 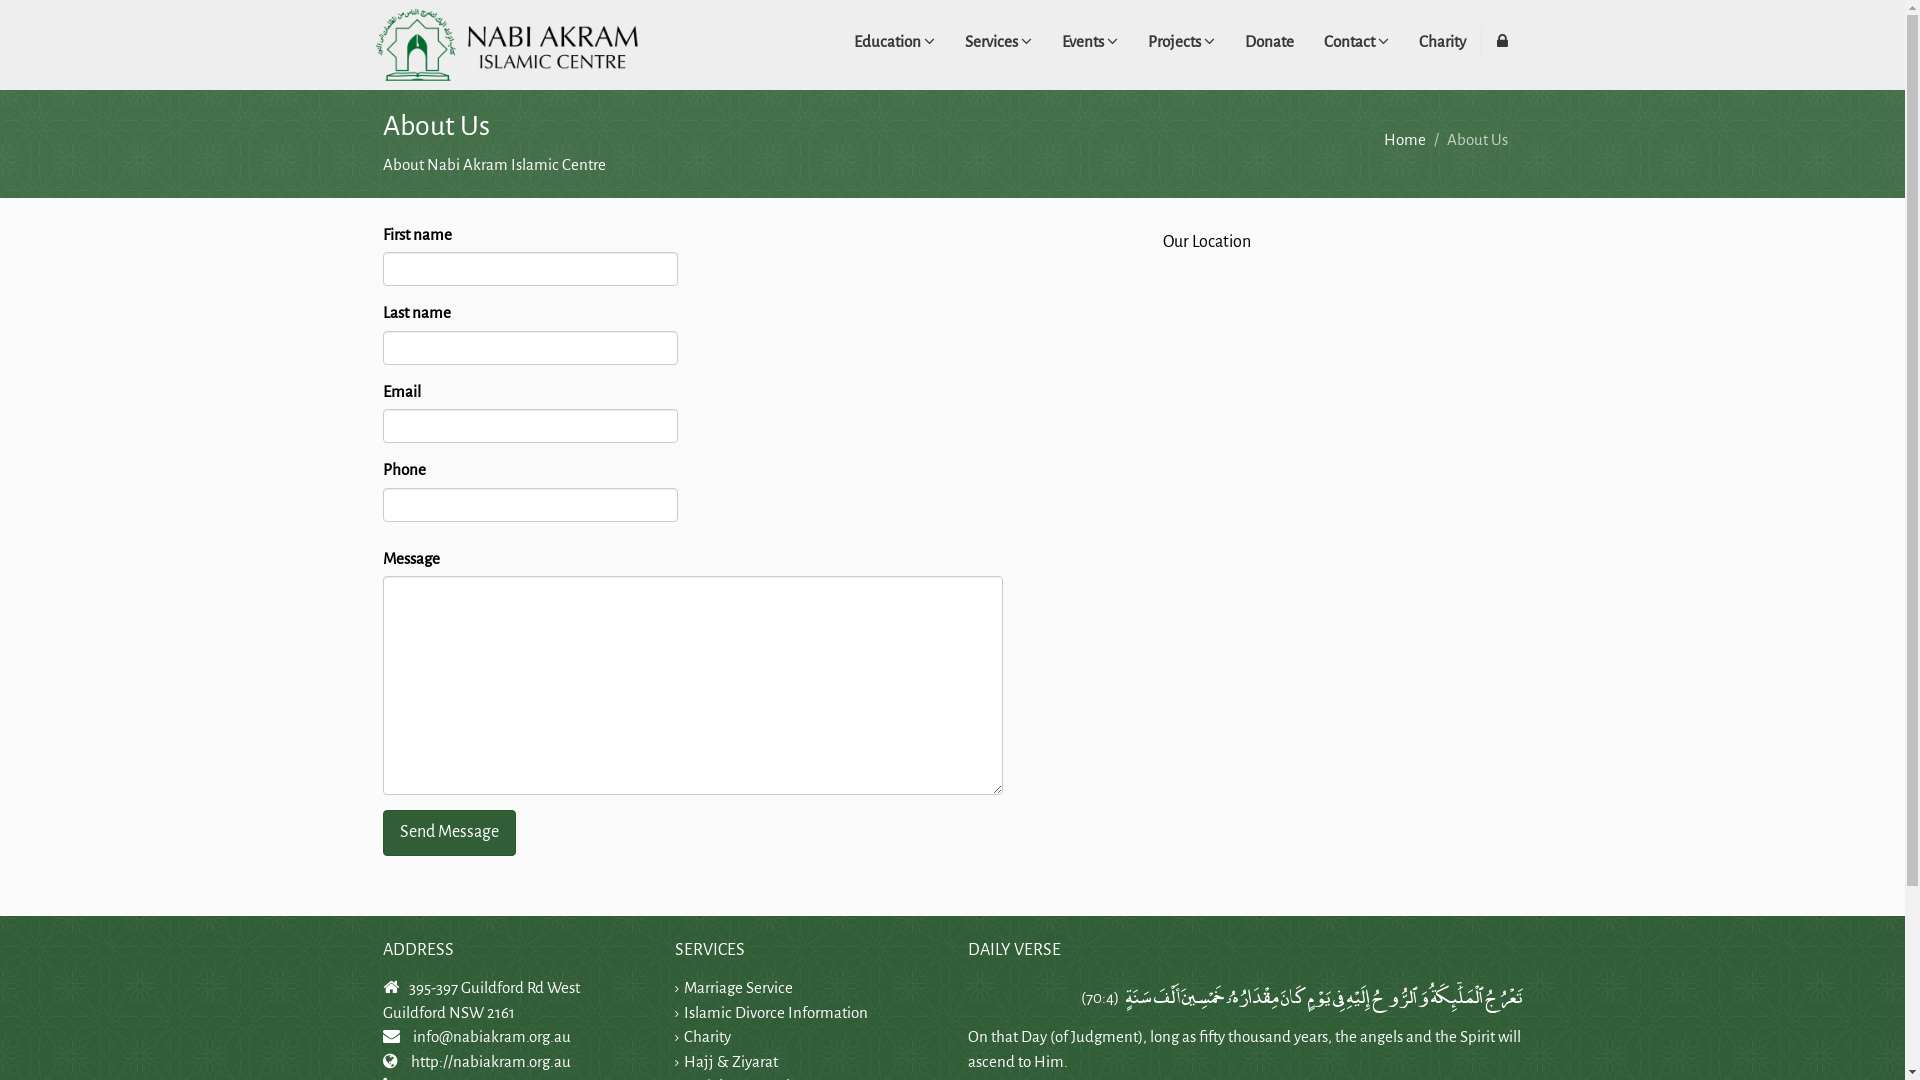 What do you see at coordinates (1088, 42) in the screenshot?
I see `'Events'` at bounding box center [1088, 42].